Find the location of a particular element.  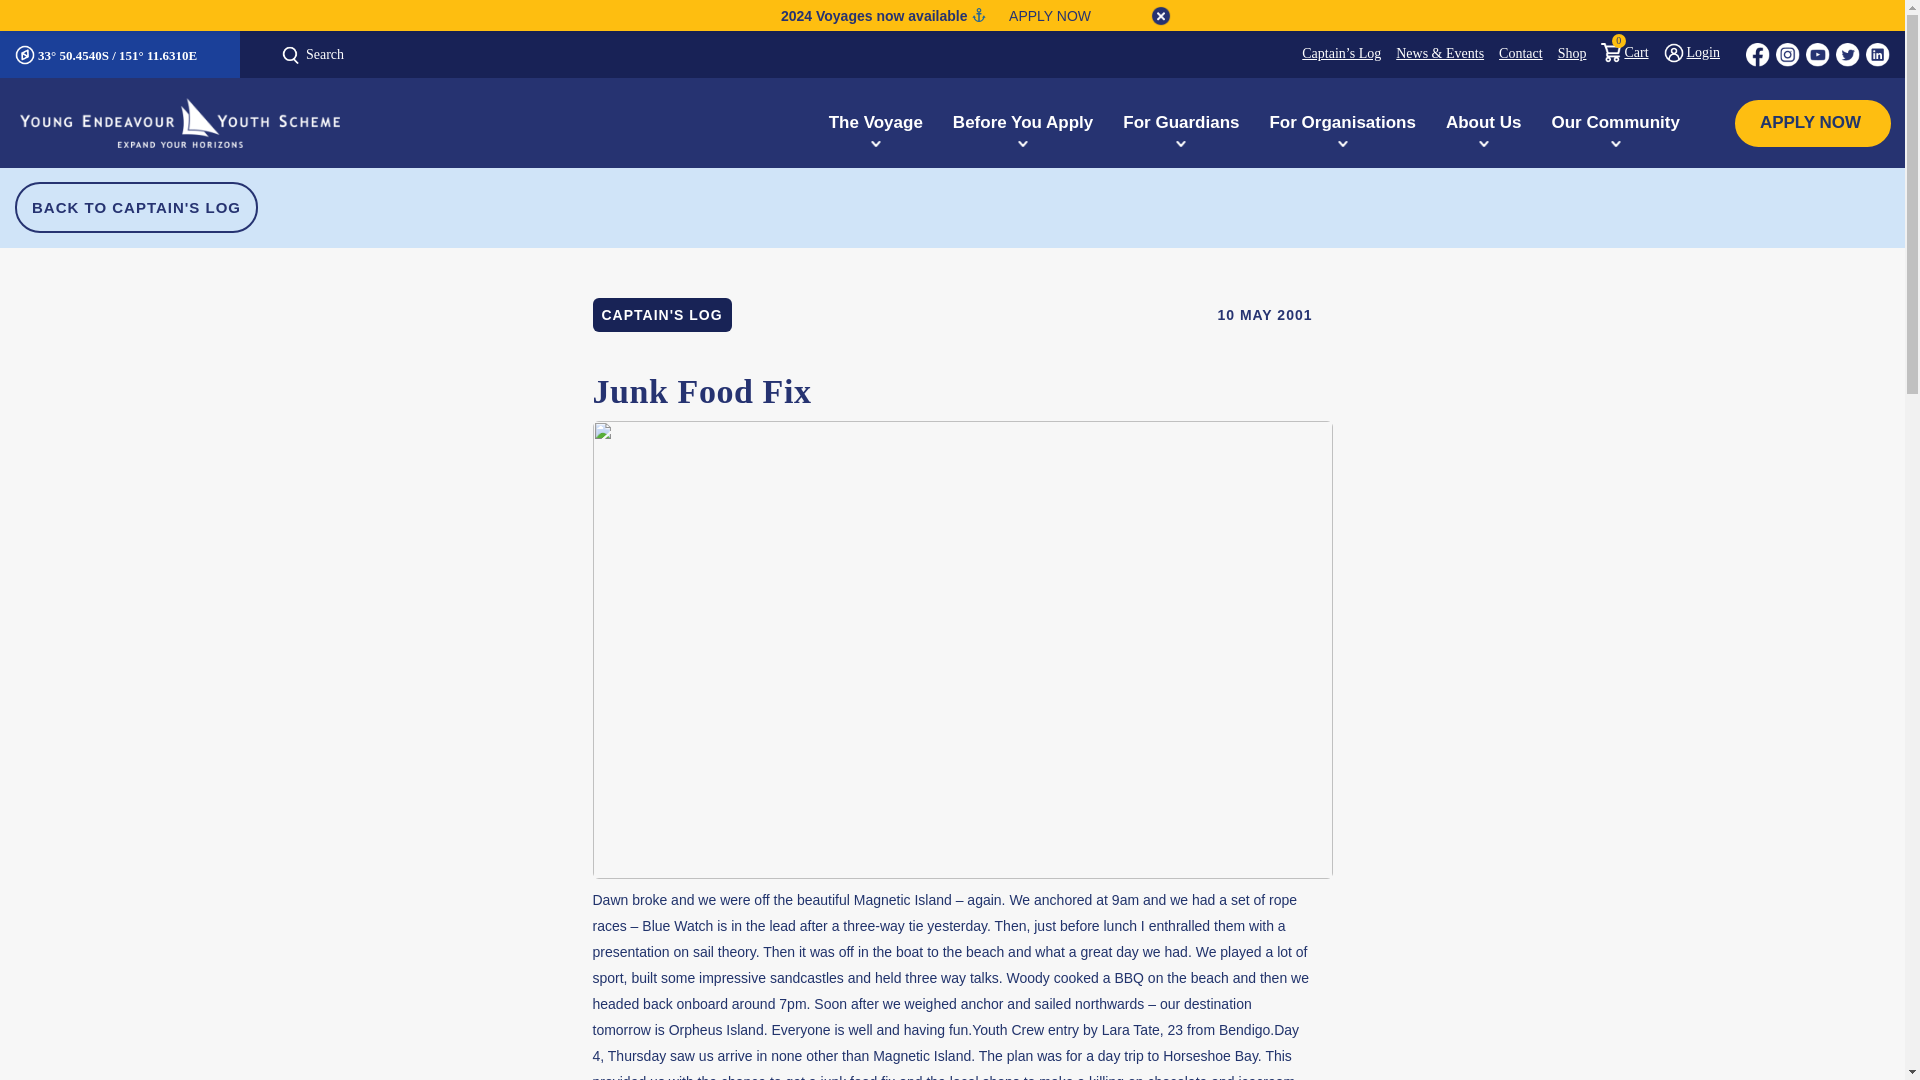

'Login' is located at coordinates (1649, 50).